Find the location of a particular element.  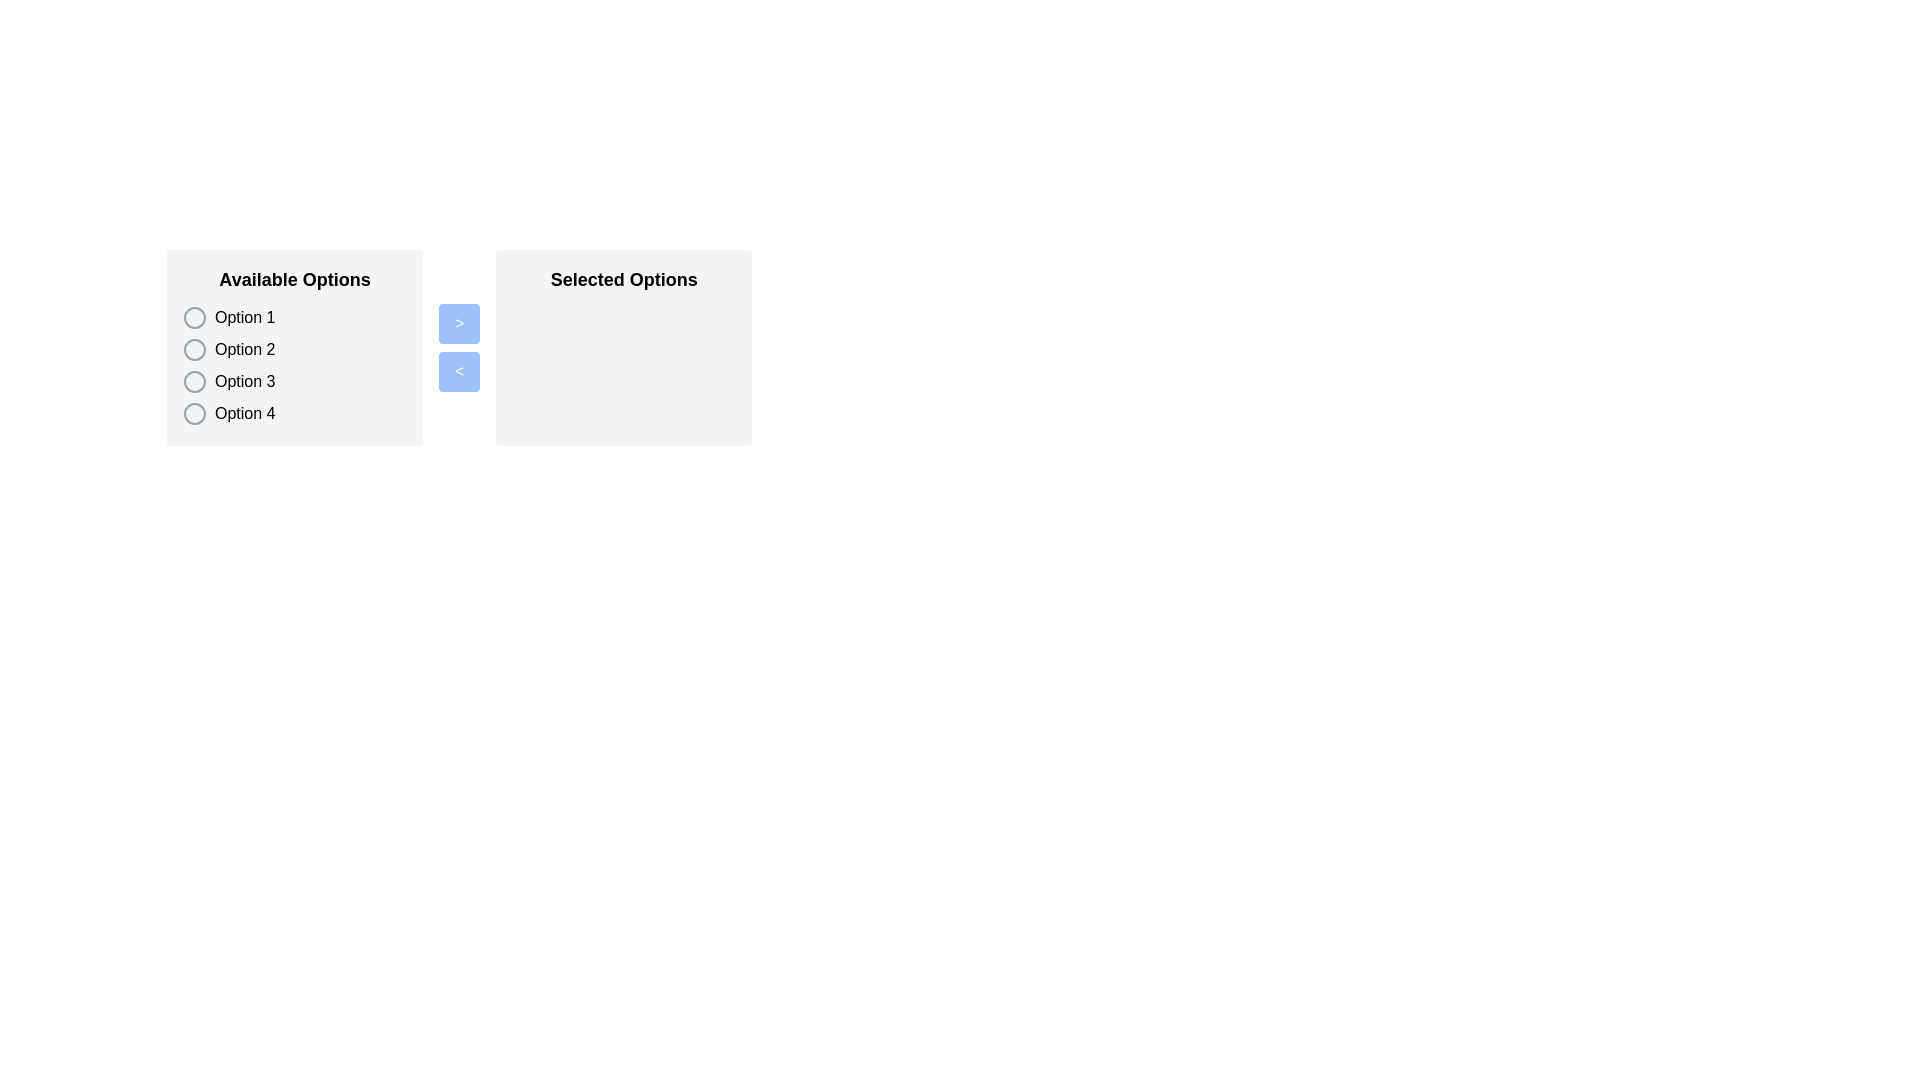

the selectable marker for 'Option 4' in the list of radio buttons located under the Available Options section is located at coordinates (195, 412).